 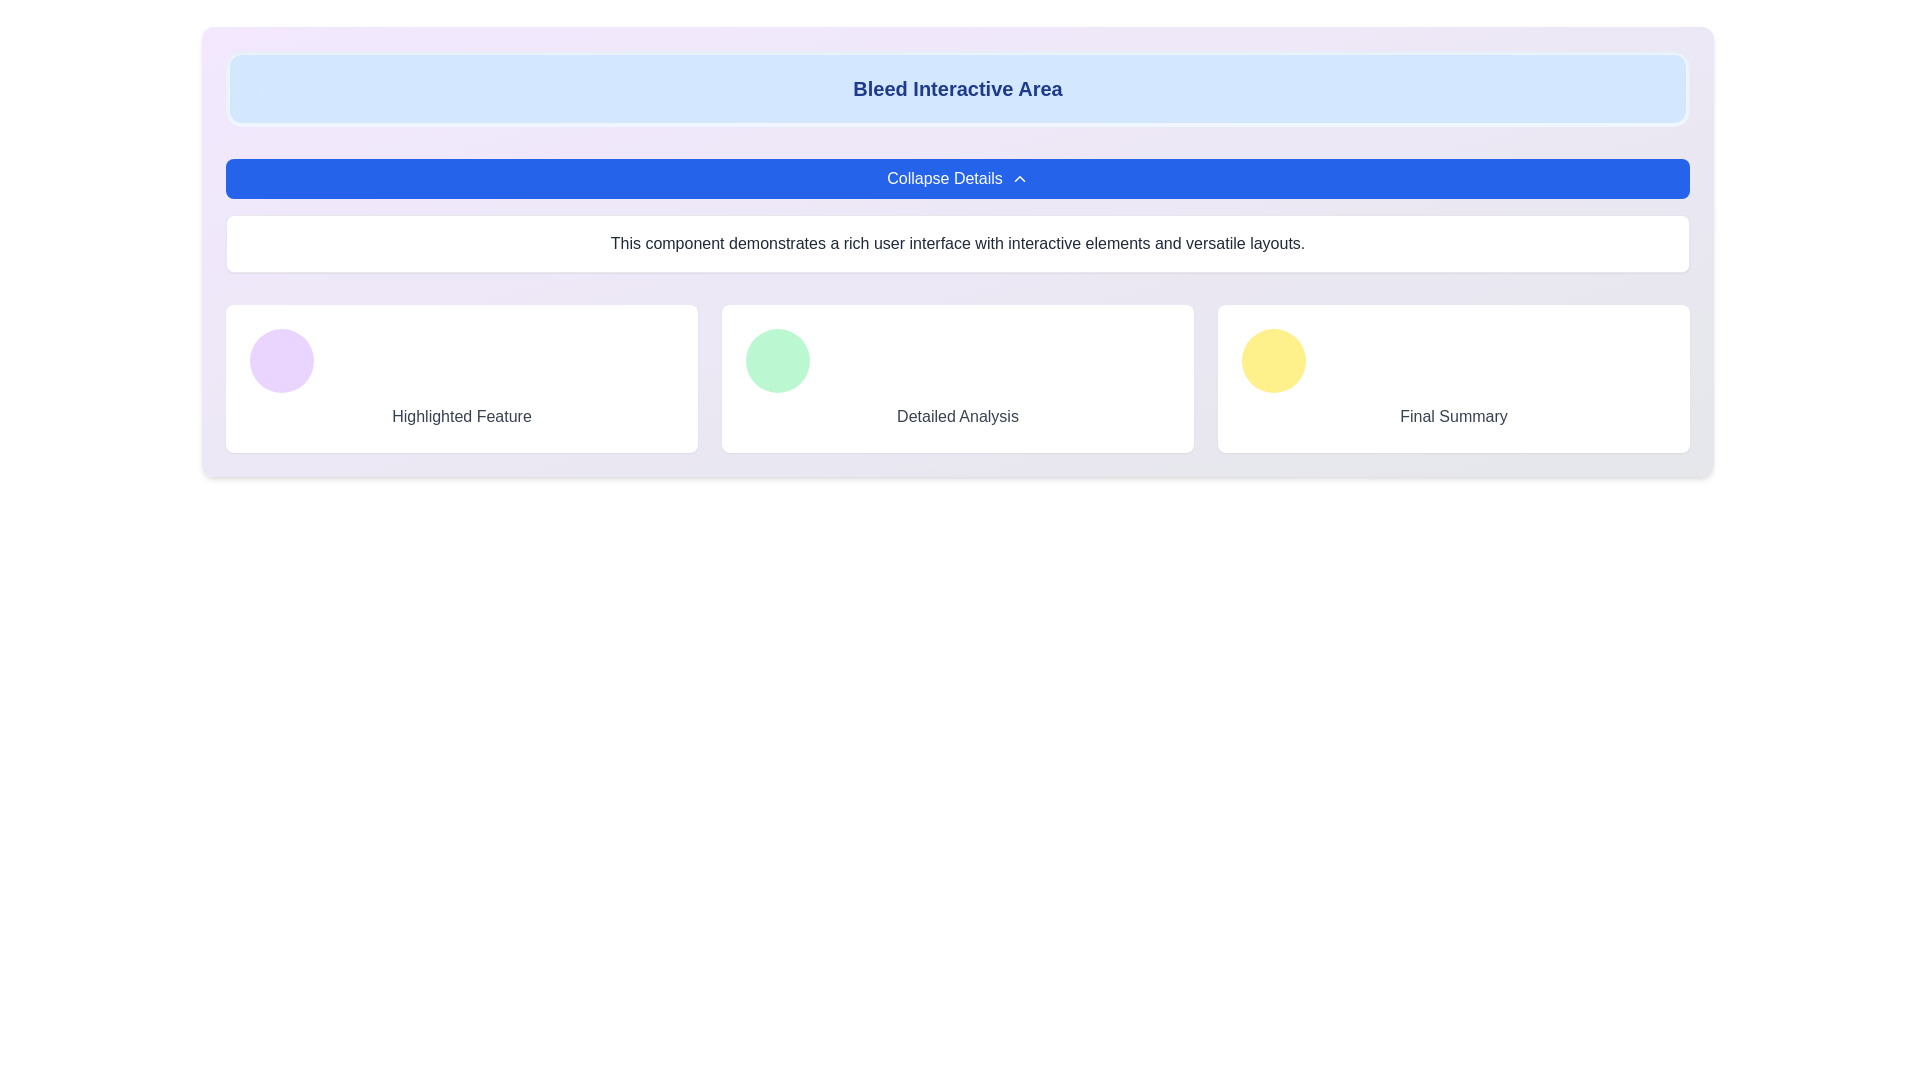 What do you see at coordinates (957, 177) in the screenshot?
I see `the 'Collapse Details' button, which is a horizontally rectangular button with a vibrant blue background and white text, located below the 'Bleed Interactive Area' header` at bounding box center [957, 177].